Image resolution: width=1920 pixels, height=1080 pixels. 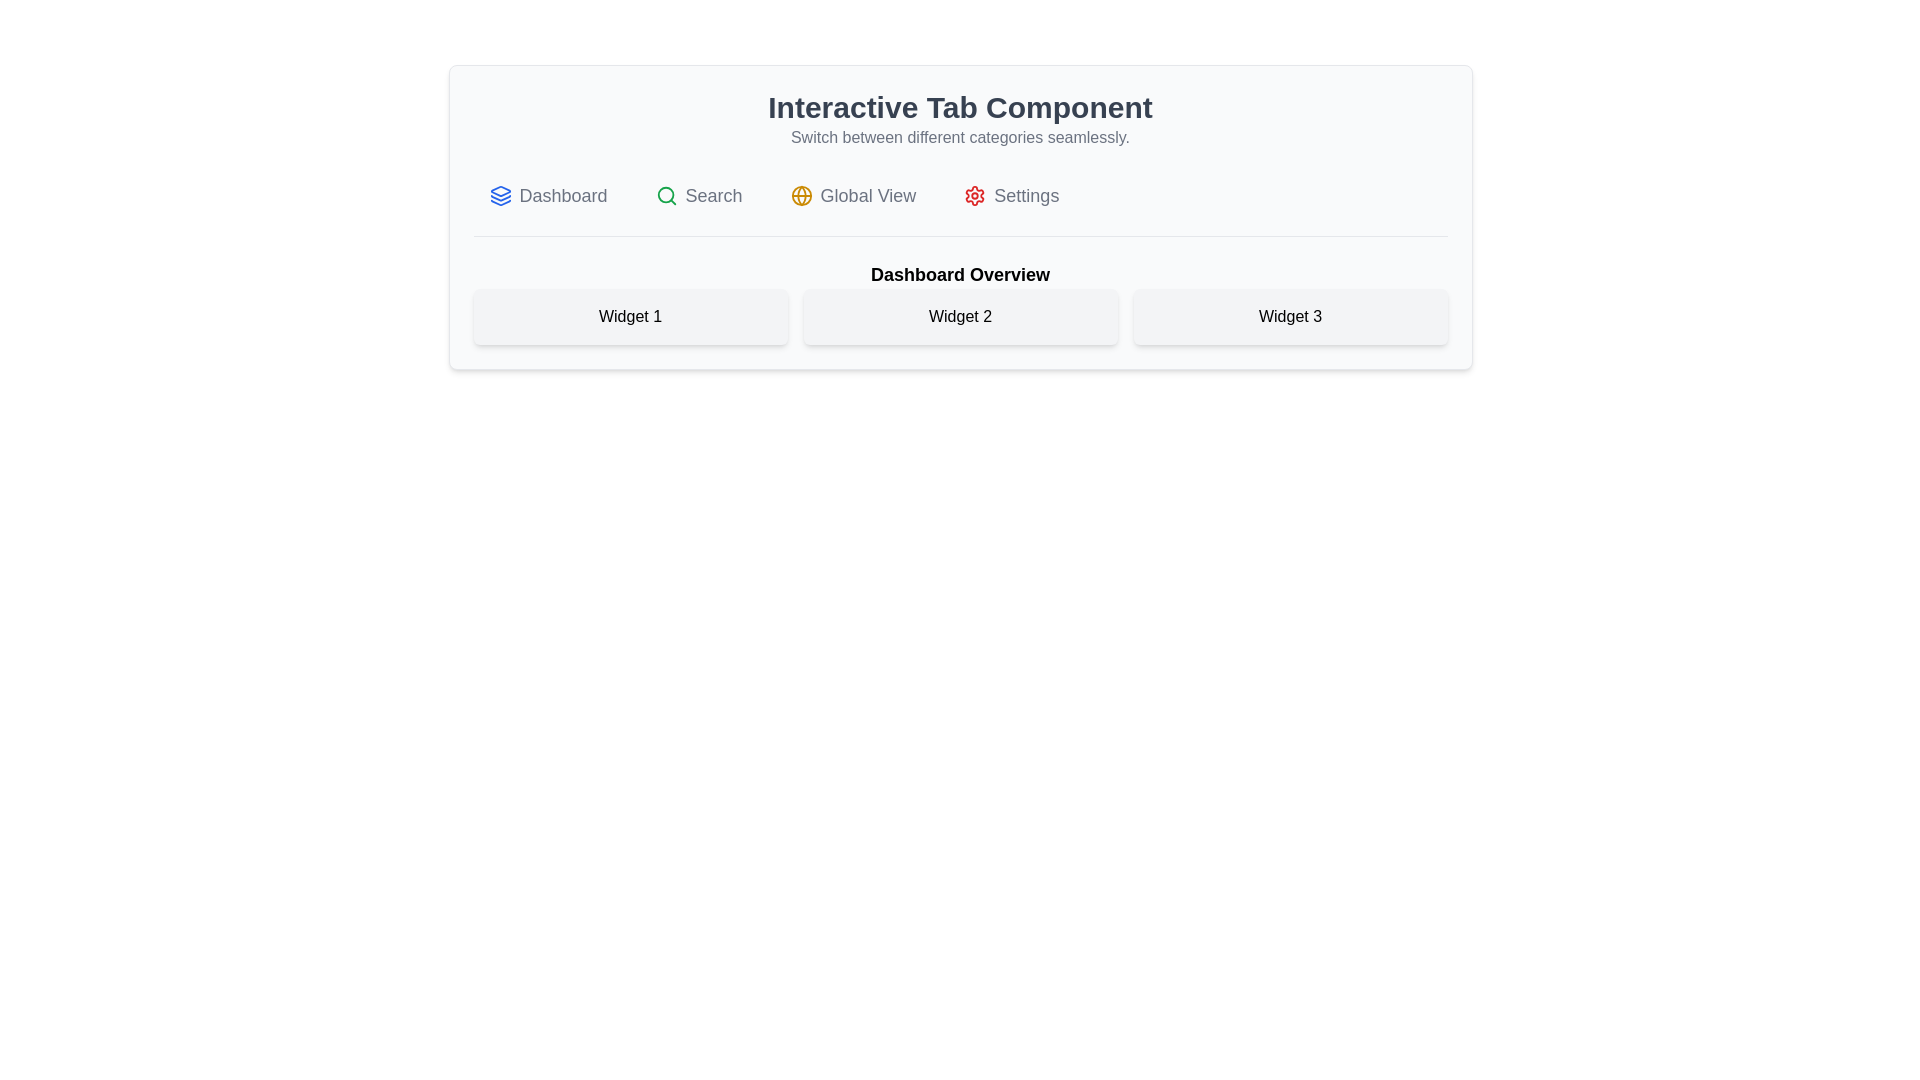 I want to click on the text label for the search button located second in the navigation options, positioned to the right of the green magnifying glass icon, so click(x=714, y=196).